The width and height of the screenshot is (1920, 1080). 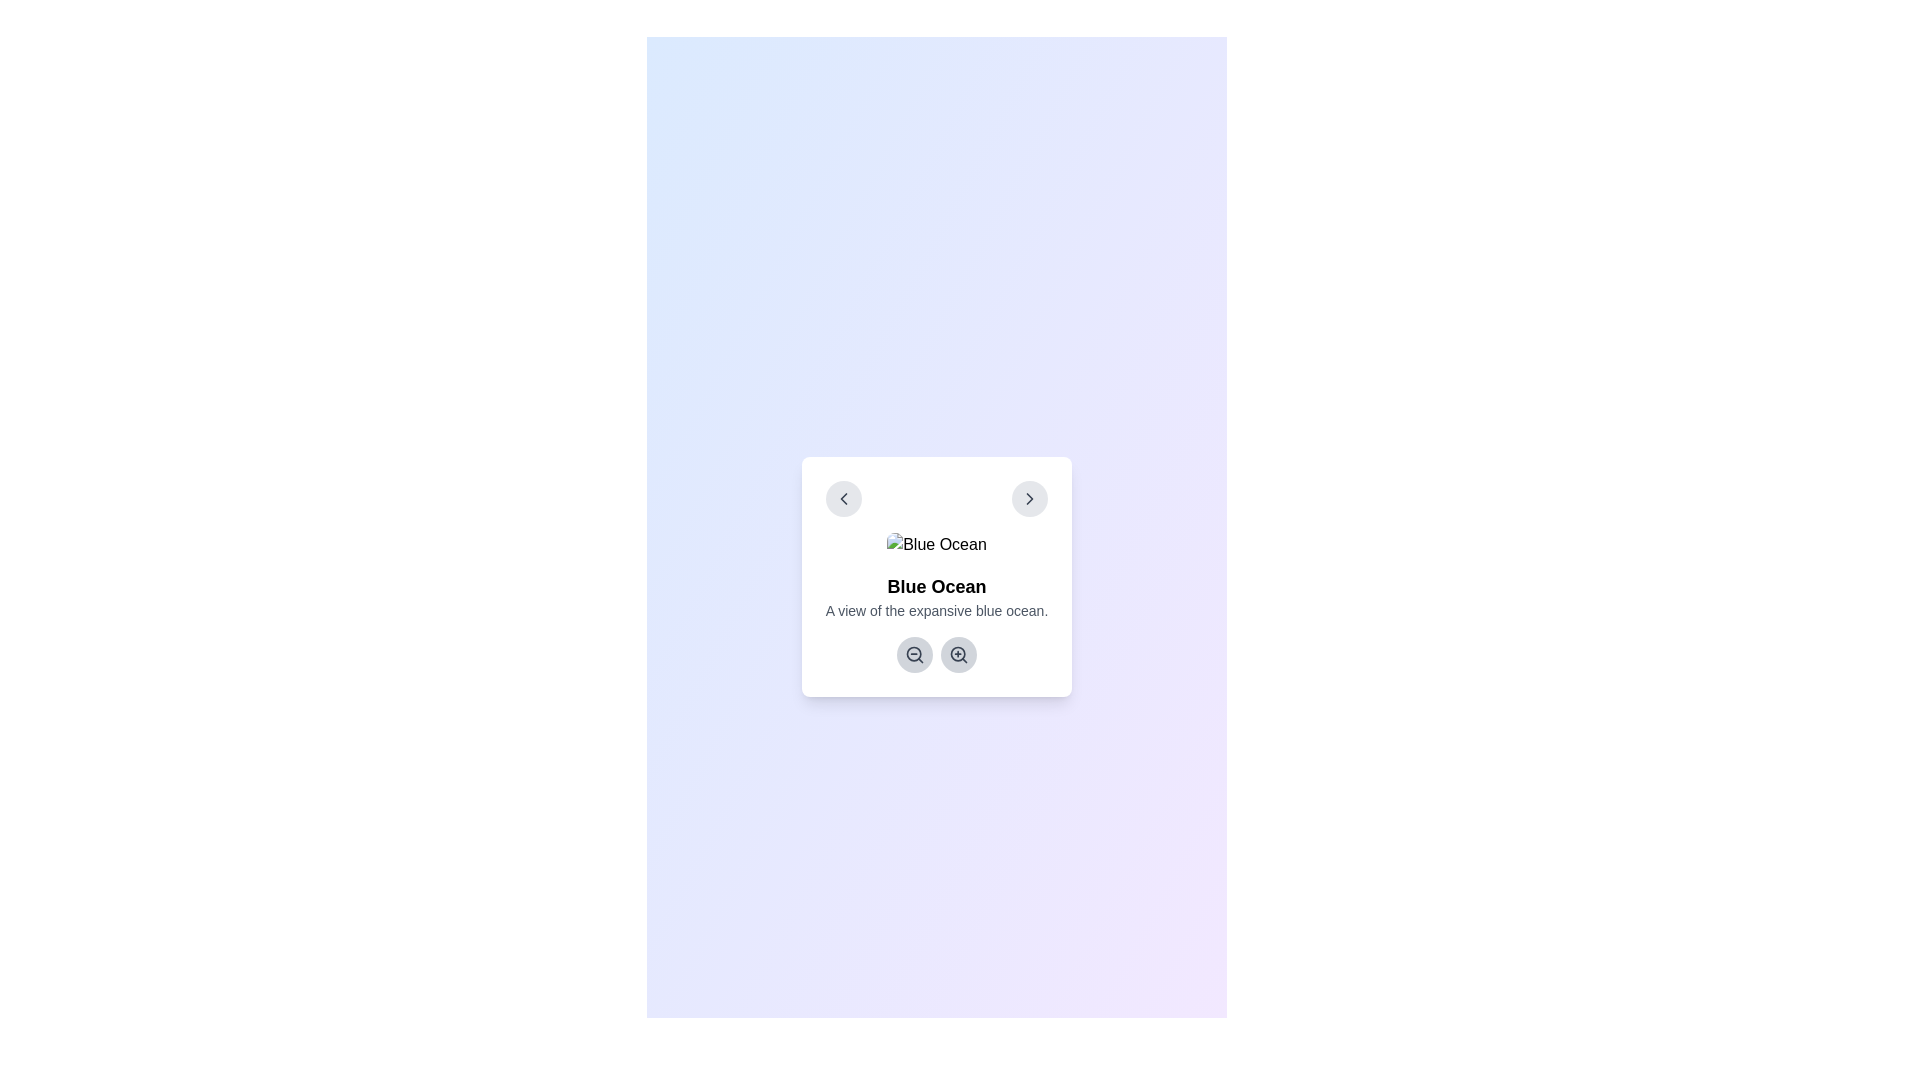 What do you see at coordinates (914, 655) in the screenshot?
I see `the zoom-out icon button located in the bottom-right section of the card area` at bounding box center [914, 655].